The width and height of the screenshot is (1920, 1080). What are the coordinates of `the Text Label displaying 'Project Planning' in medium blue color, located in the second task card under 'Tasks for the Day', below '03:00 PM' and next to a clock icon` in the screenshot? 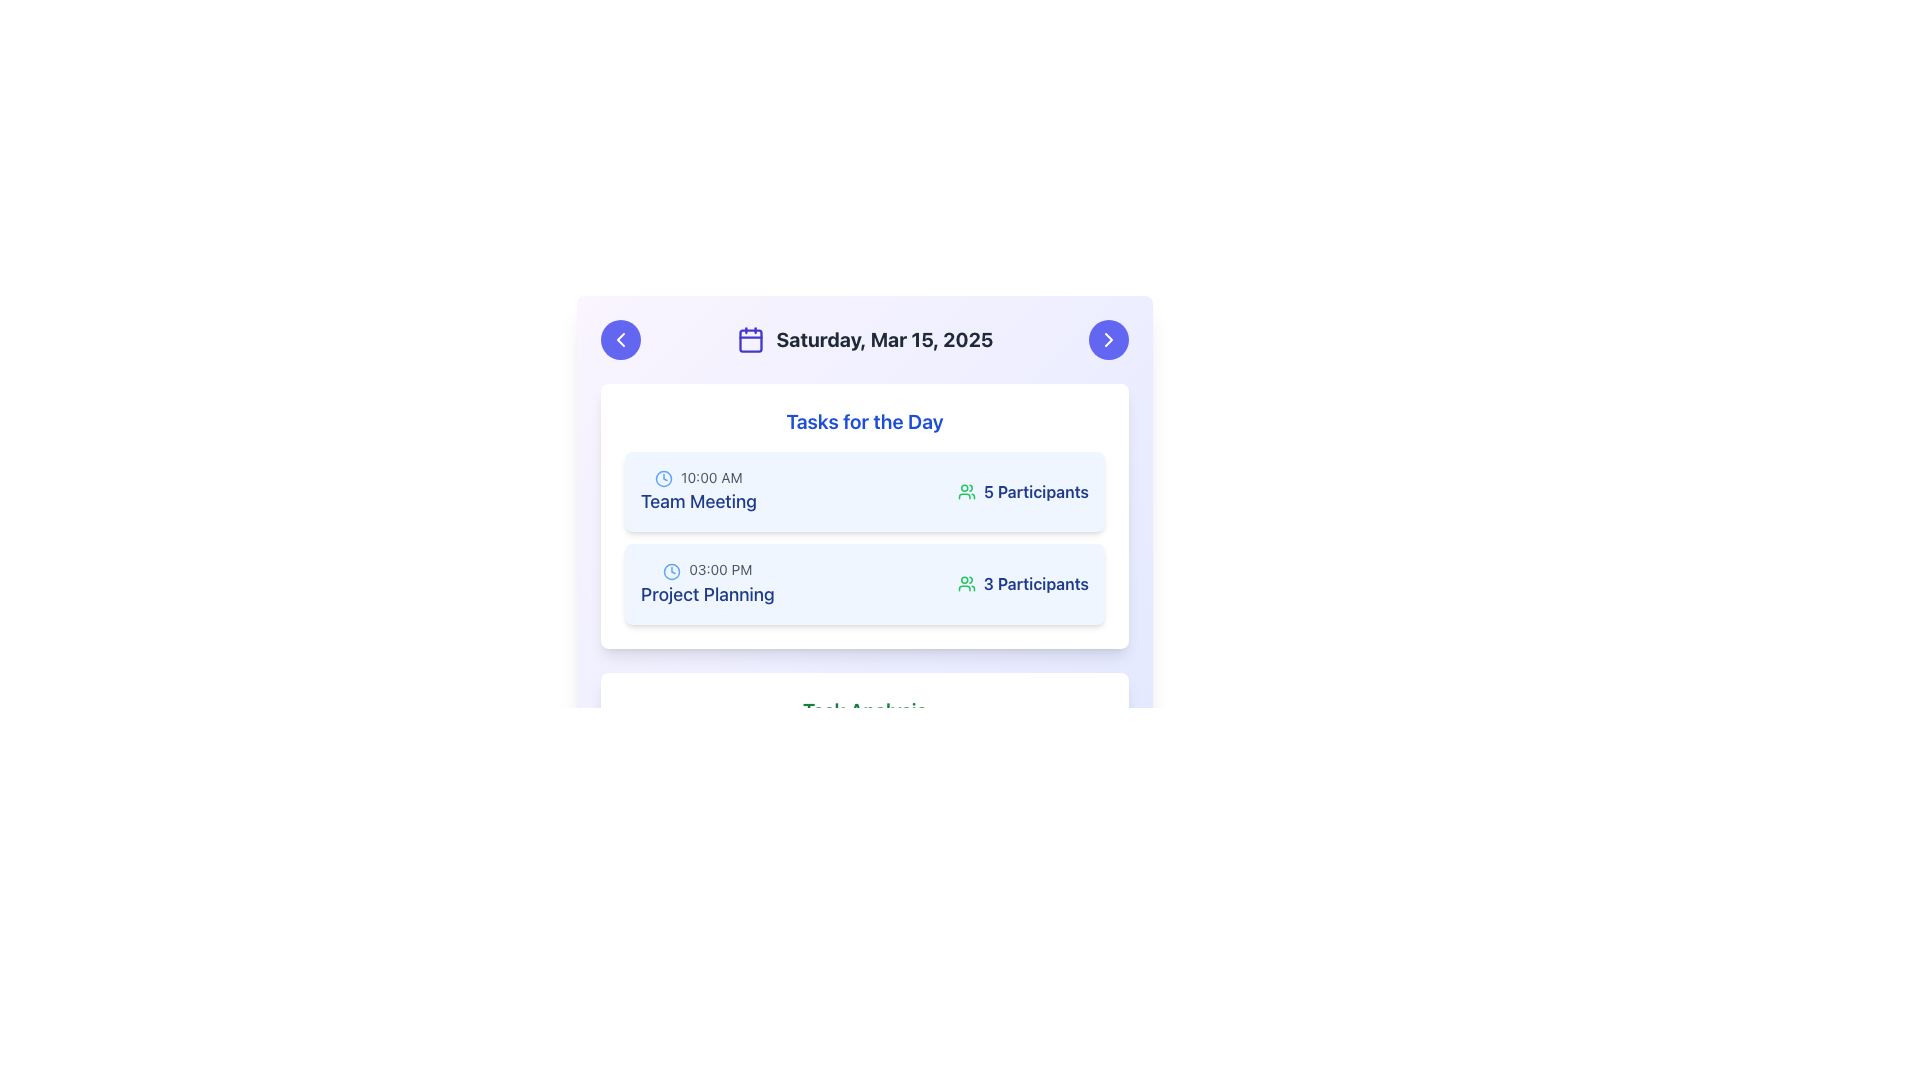 It's located at (707, 593).